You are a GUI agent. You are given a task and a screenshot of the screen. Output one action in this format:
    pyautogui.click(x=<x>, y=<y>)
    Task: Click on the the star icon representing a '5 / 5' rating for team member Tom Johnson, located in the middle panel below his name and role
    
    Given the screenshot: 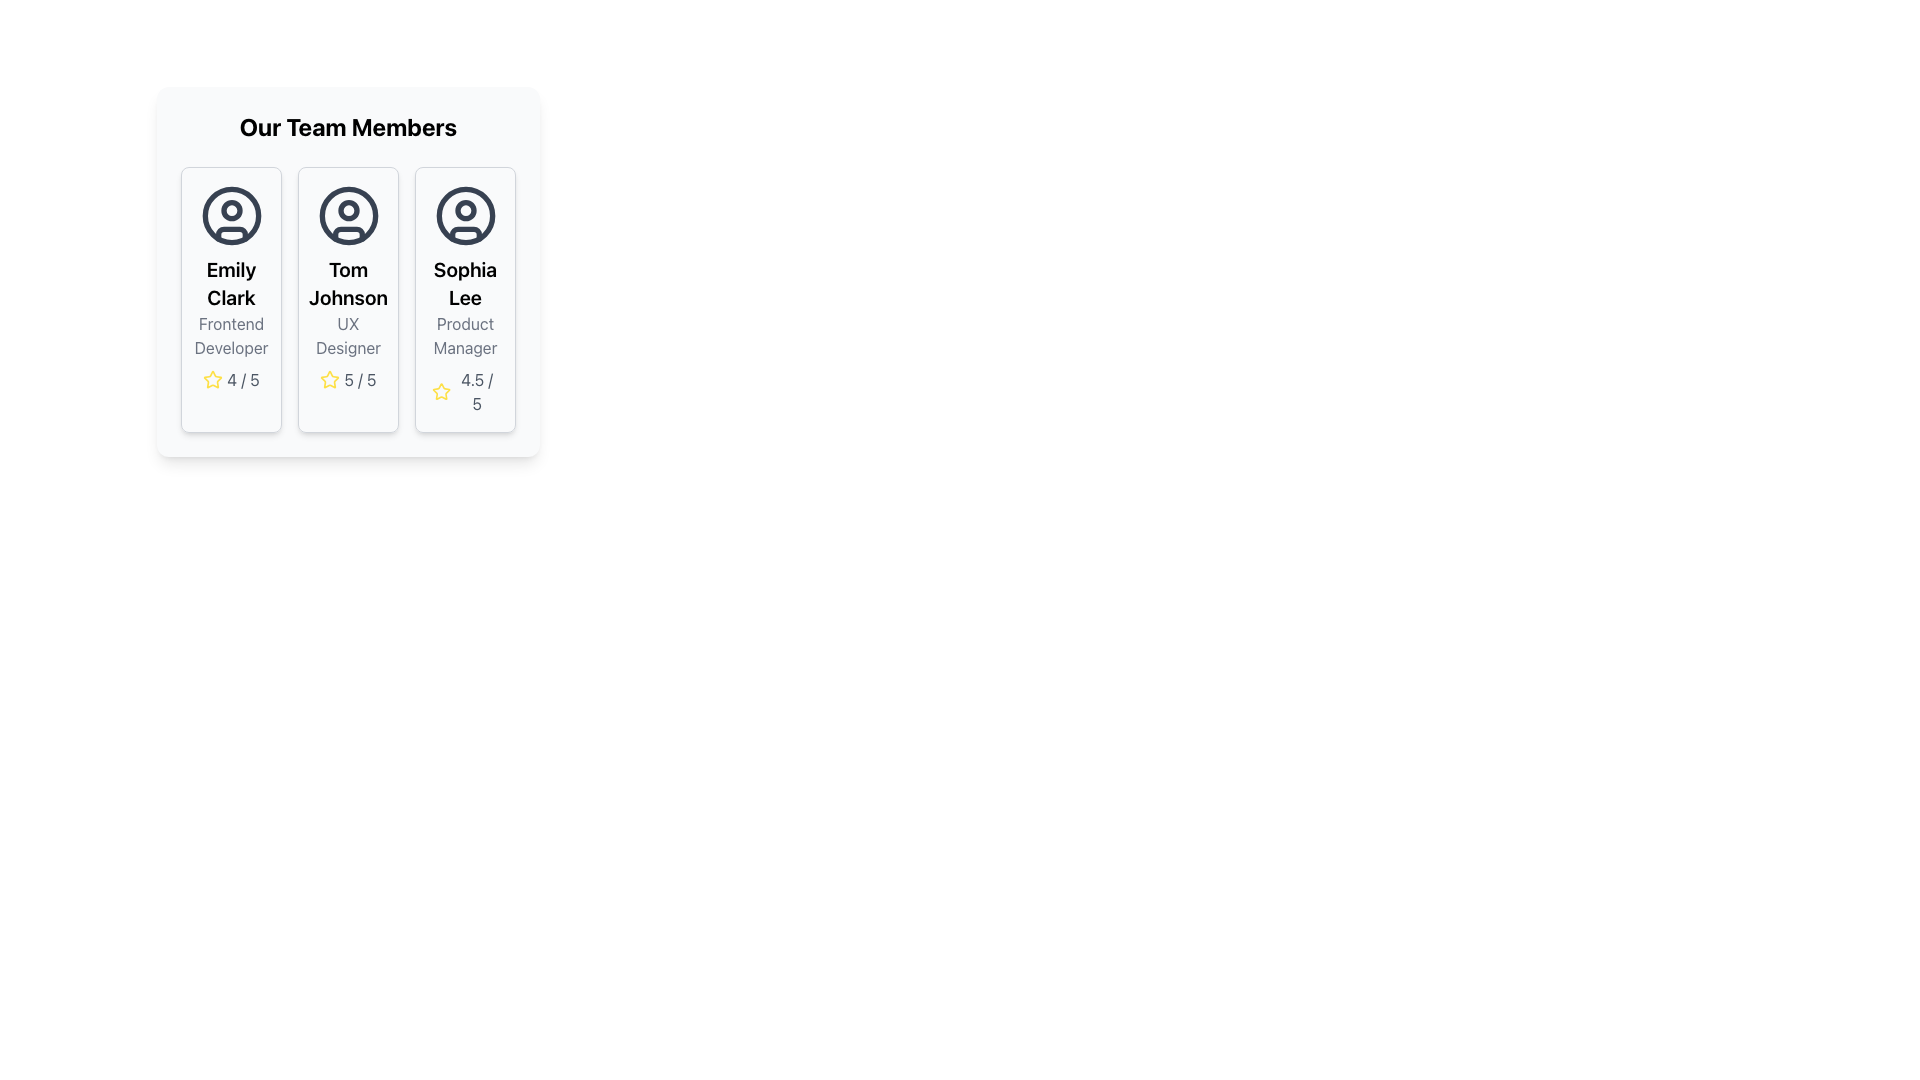 What is the action you would take?
    pyautogui.click(x=330, y=380)
    